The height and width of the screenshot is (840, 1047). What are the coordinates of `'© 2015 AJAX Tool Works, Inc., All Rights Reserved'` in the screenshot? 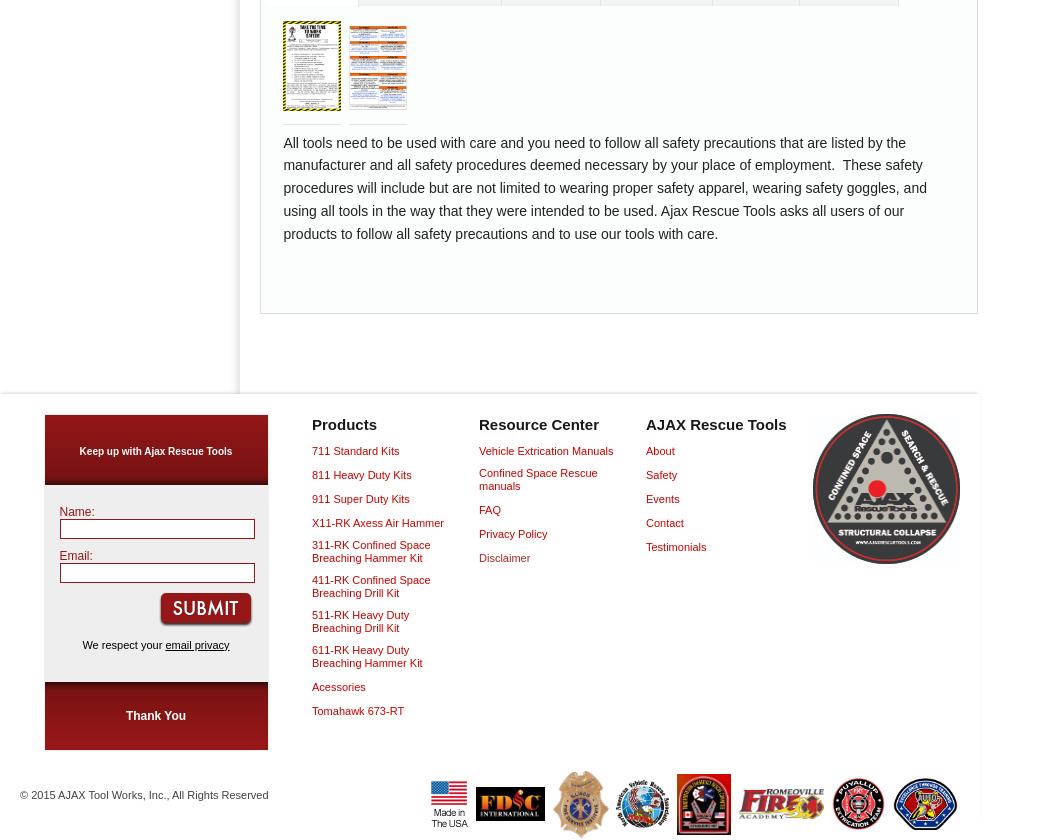 It's located at (142, 794).